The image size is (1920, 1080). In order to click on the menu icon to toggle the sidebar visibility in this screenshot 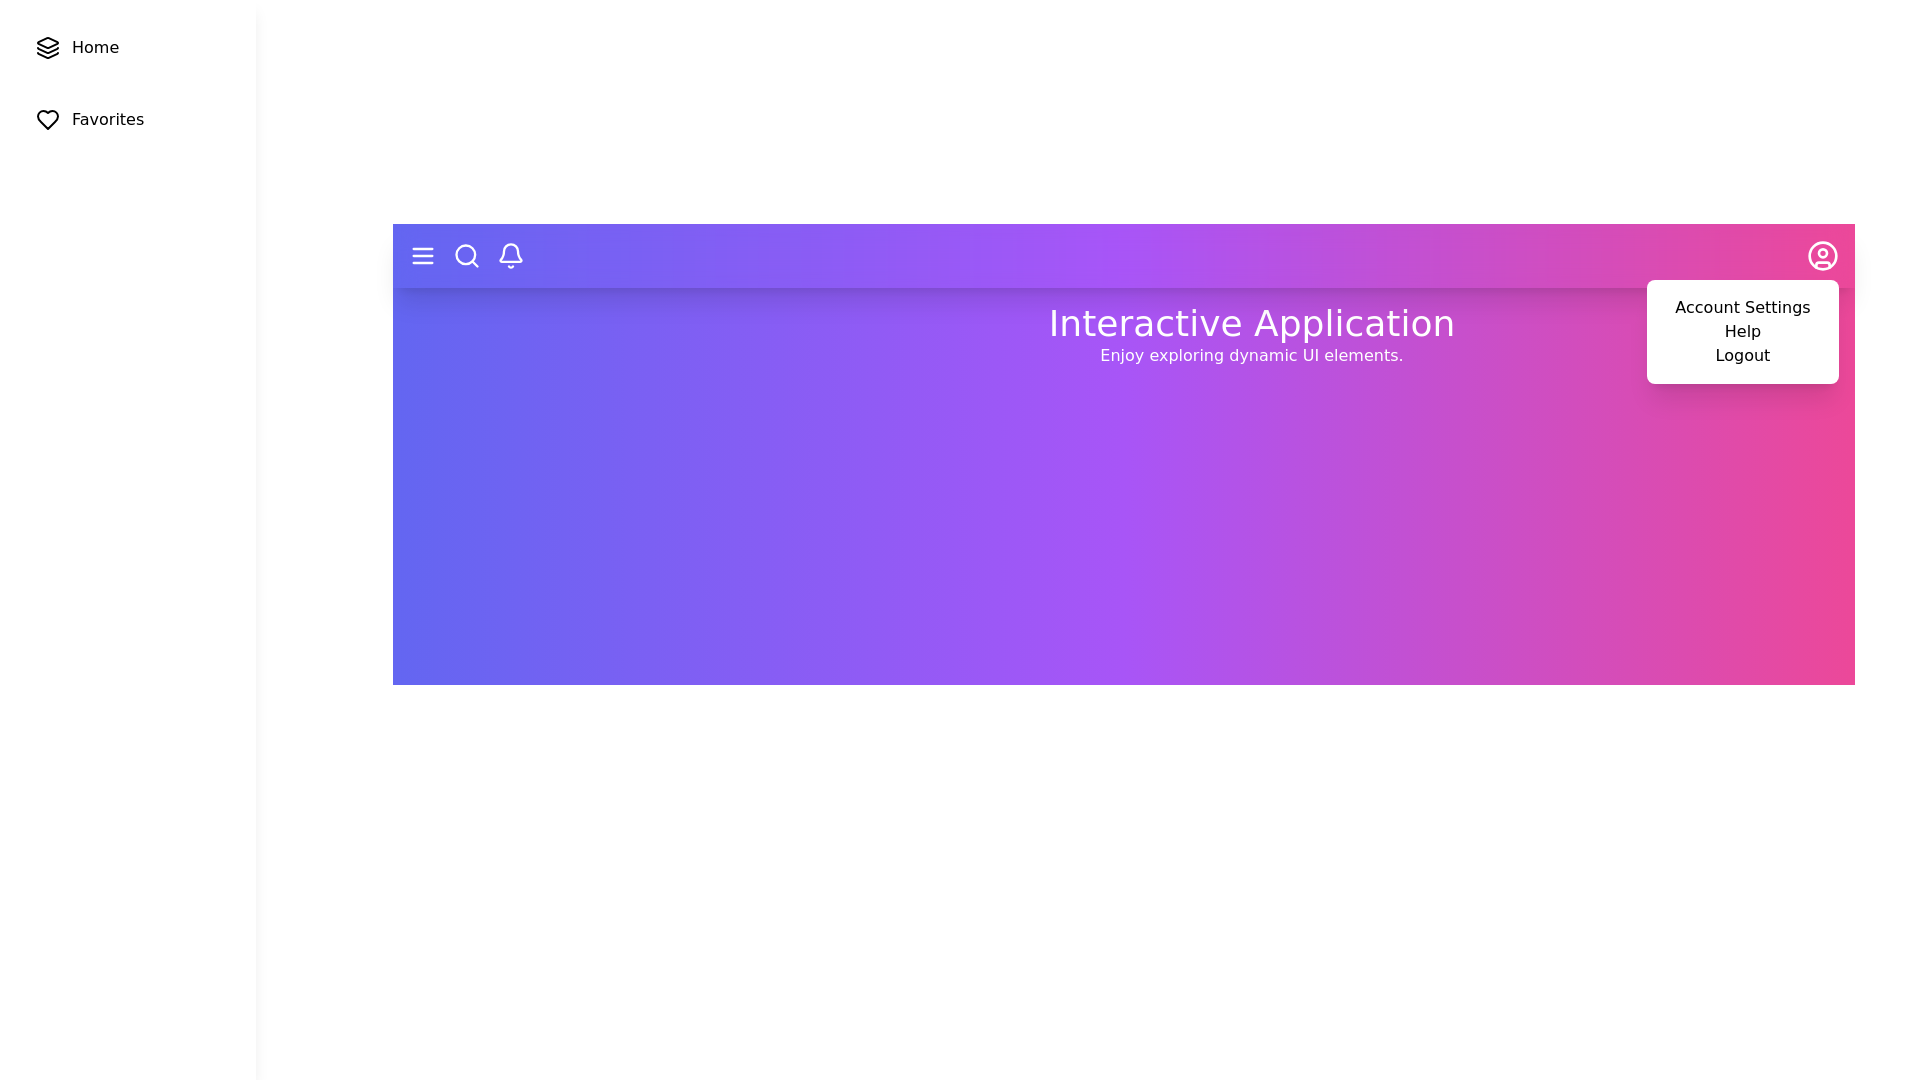, I will do `click(421, 254)`.